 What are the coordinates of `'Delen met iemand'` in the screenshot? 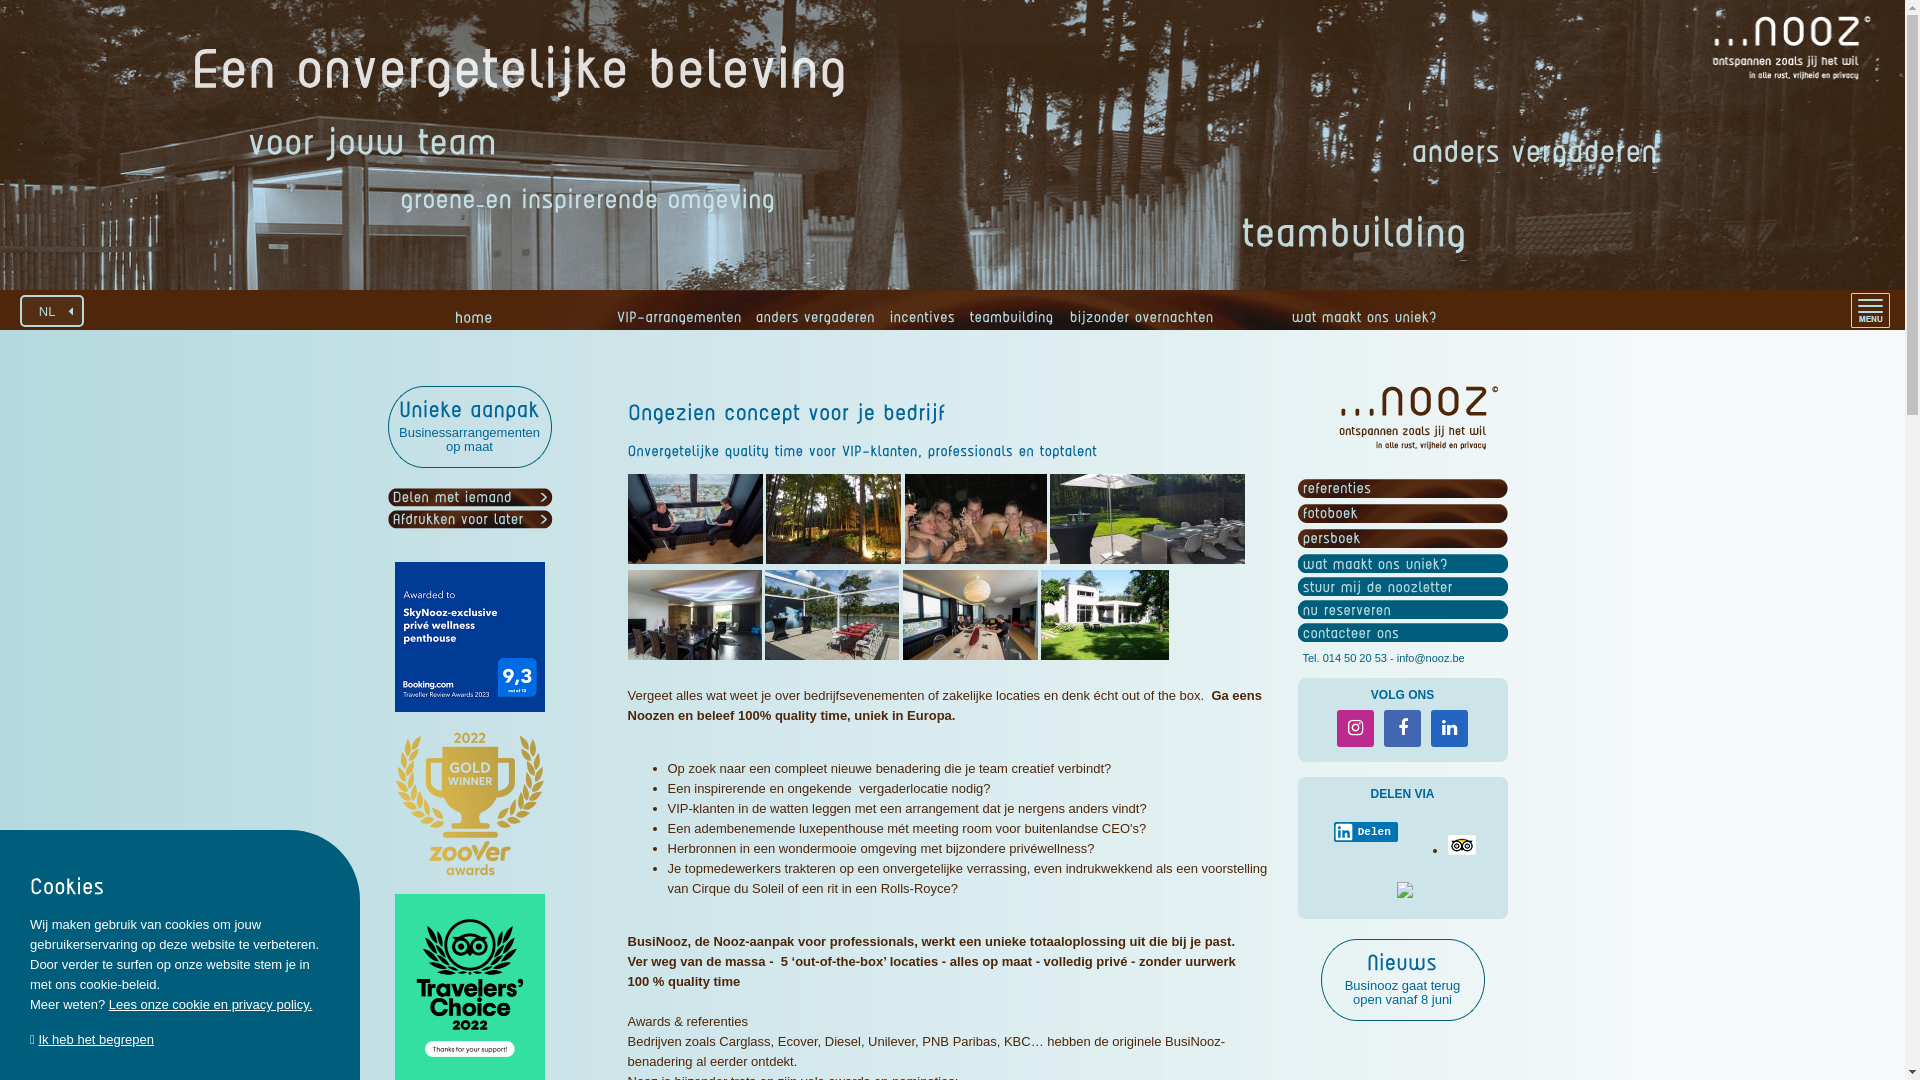 It's located at (450, 496).